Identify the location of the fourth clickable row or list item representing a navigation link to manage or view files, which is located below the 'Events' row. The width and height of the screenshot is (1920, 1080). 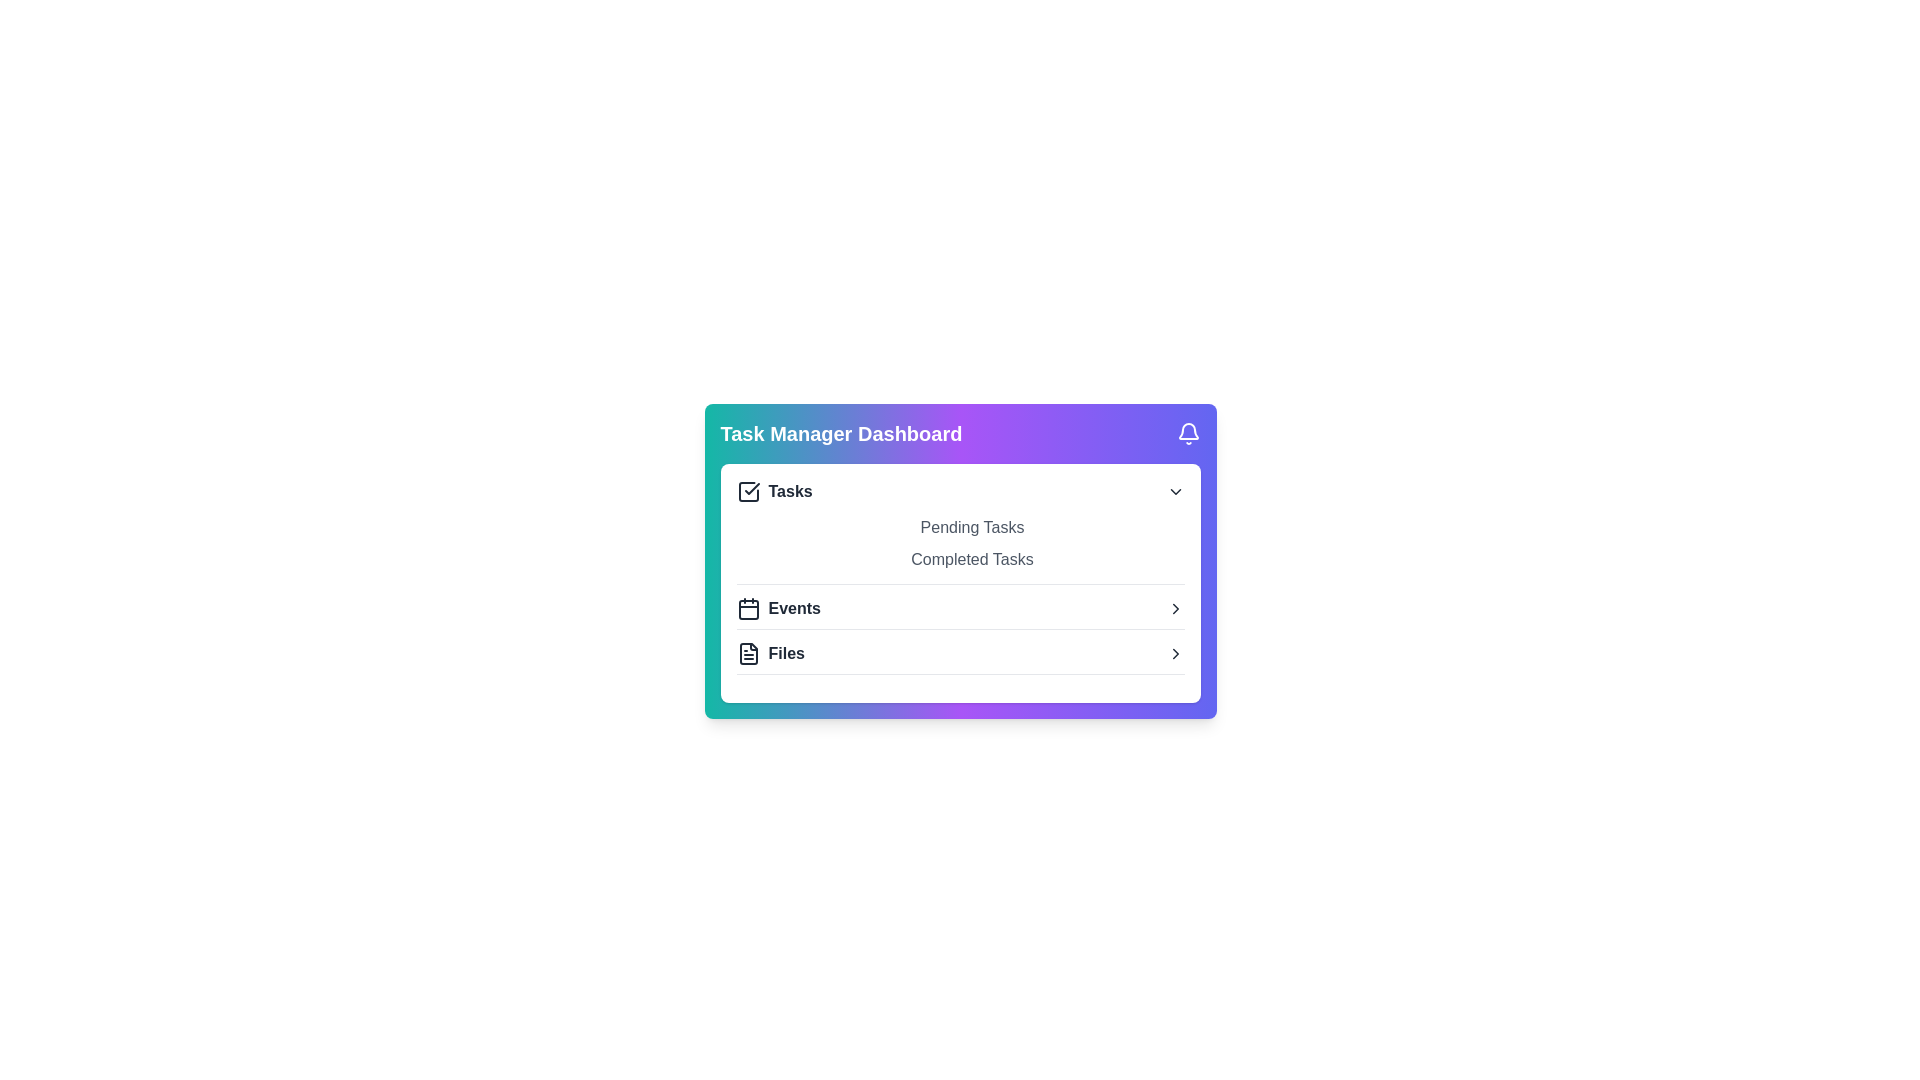
(960, 658).